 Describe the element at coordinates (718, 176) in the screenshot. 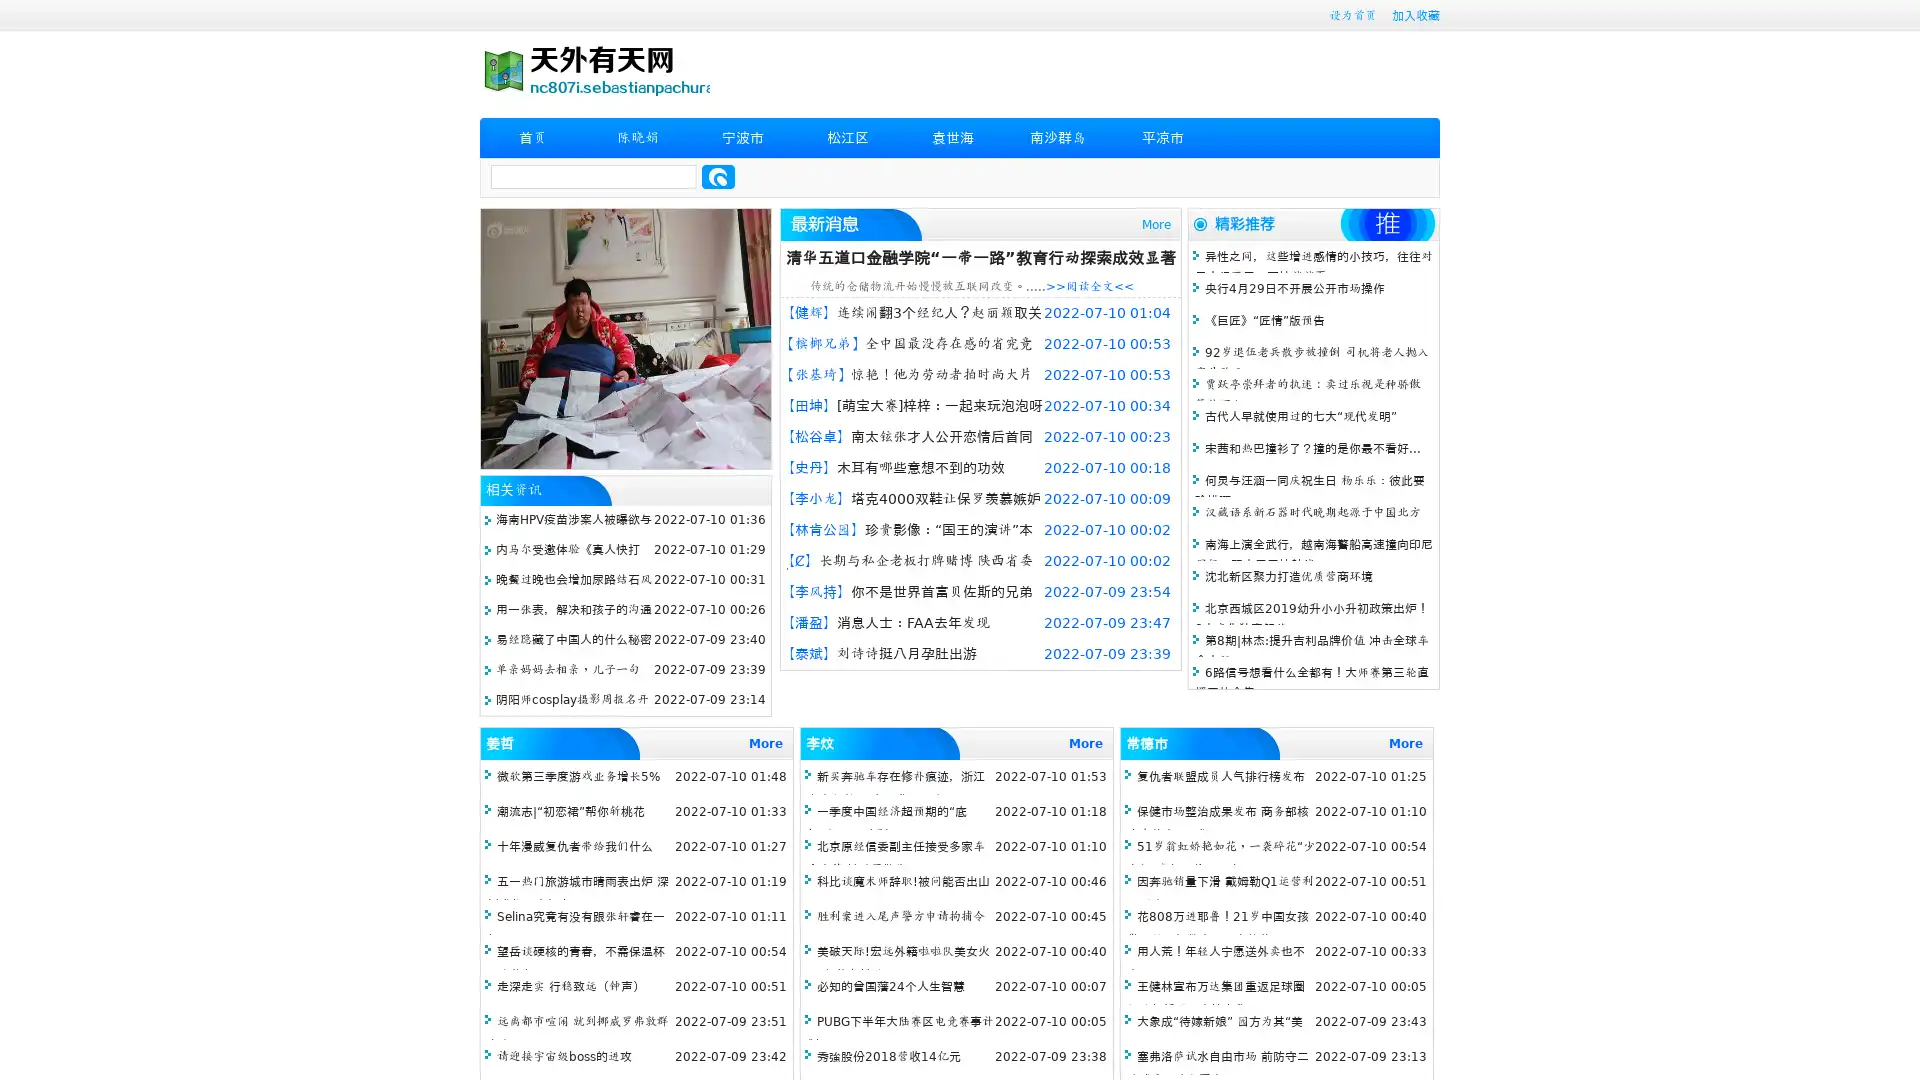

I see `Search` at that location.